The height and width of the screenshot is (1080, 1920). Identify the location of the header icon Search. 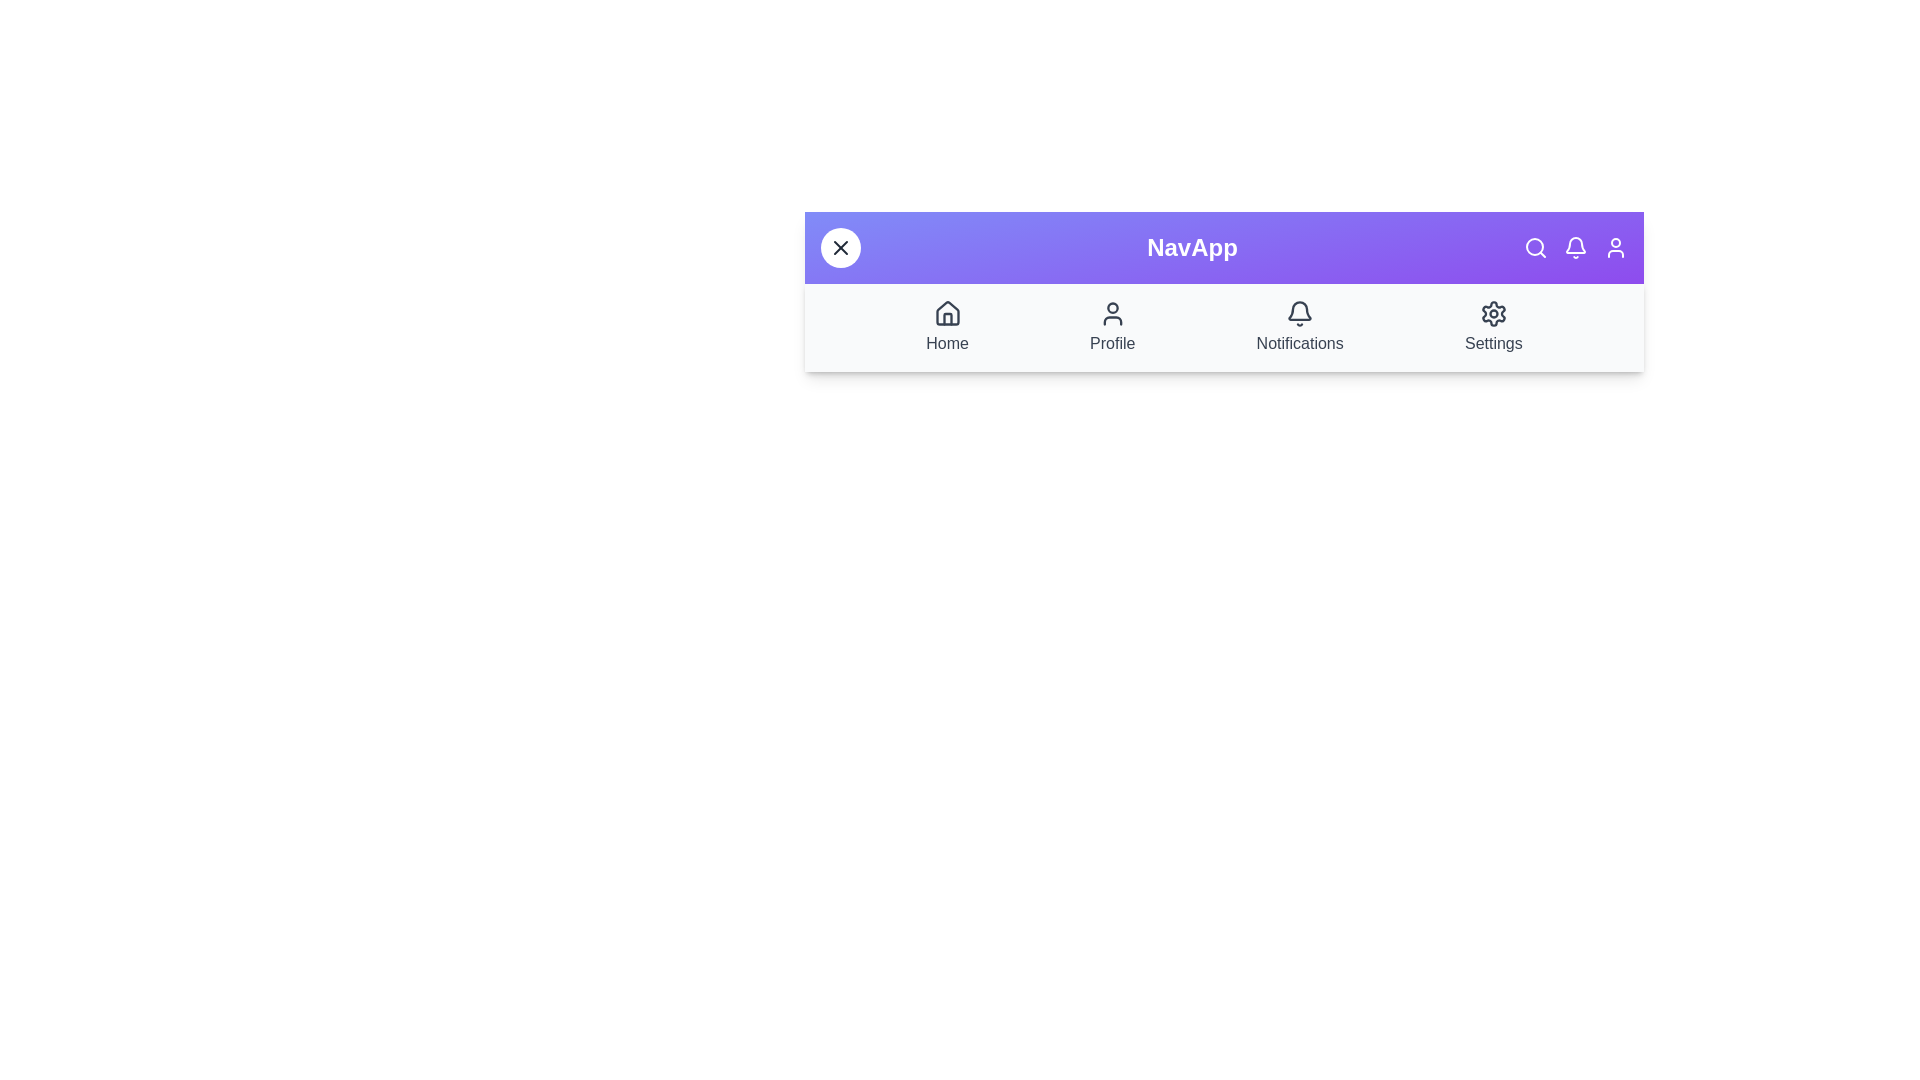
(1535, 246).